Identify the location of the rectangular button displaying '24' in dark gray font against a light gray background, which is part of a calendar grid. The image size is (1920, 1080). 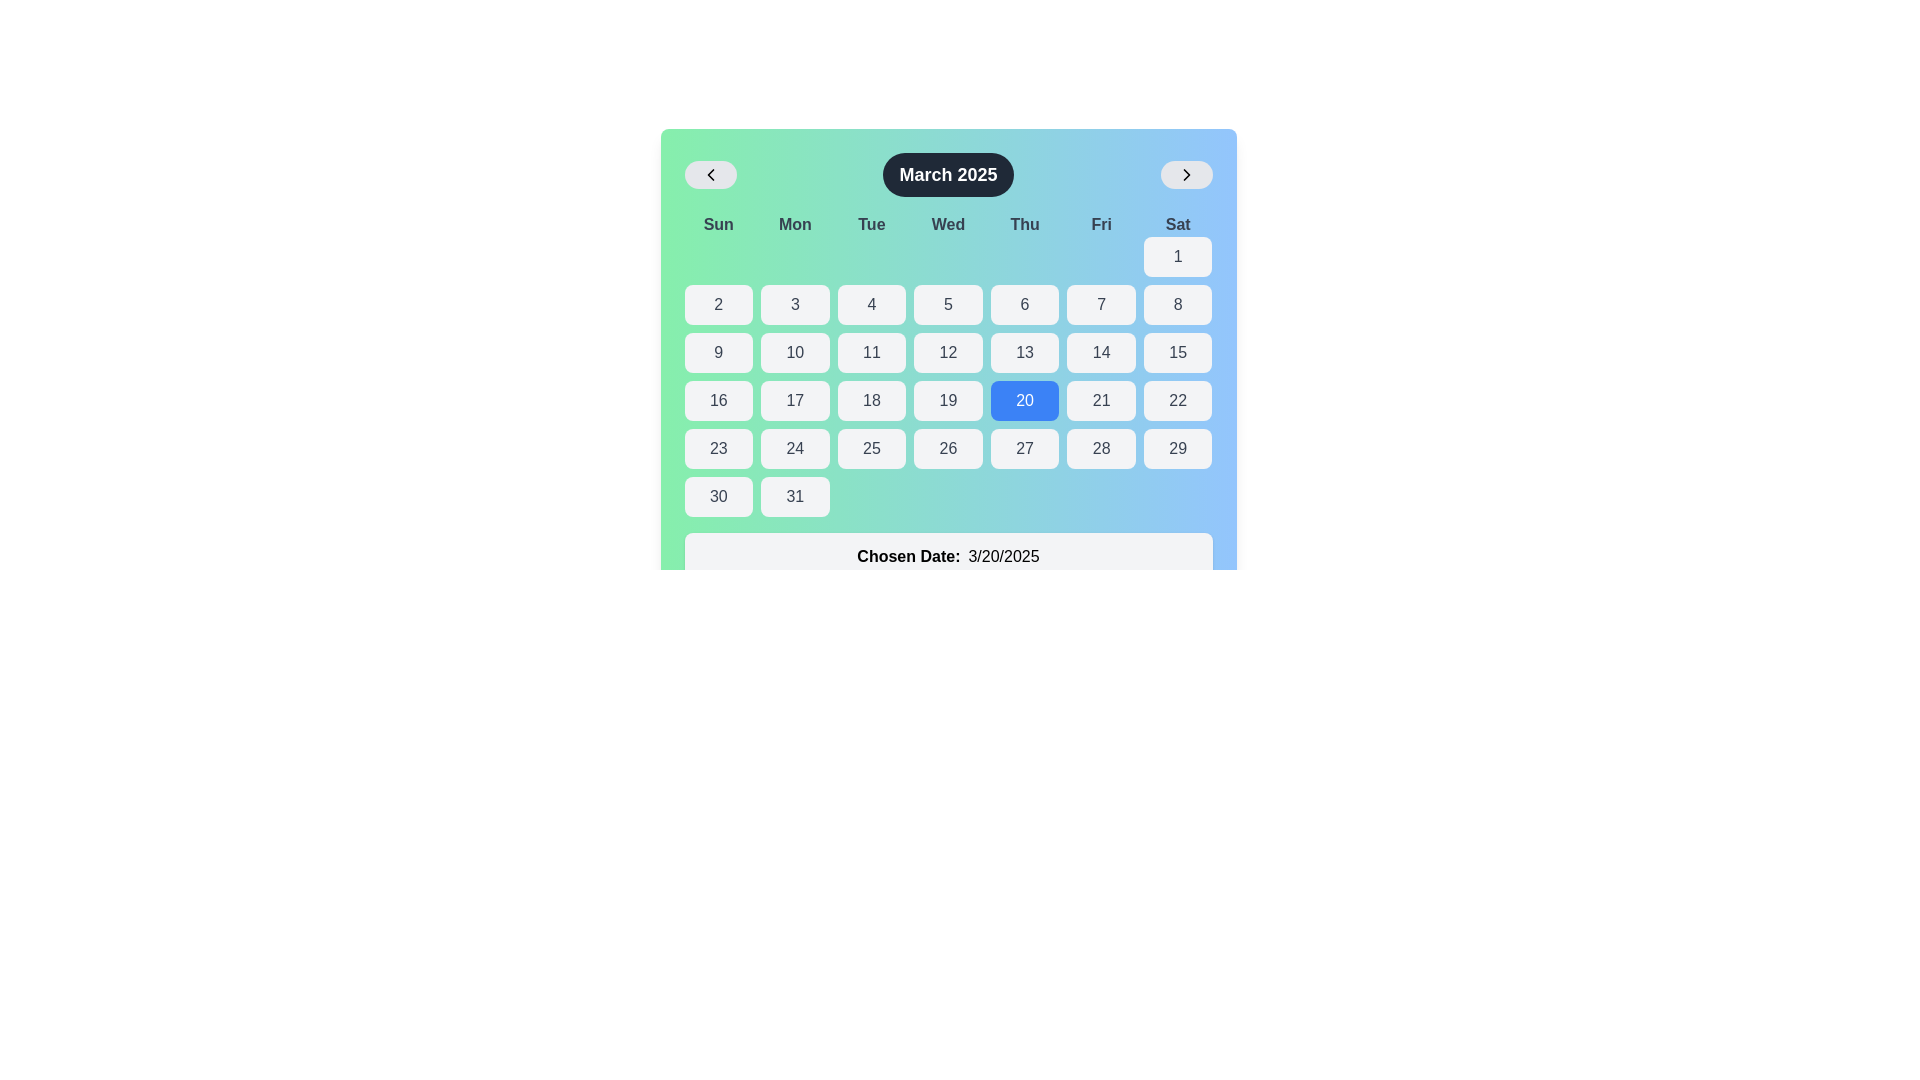
(794, 447).